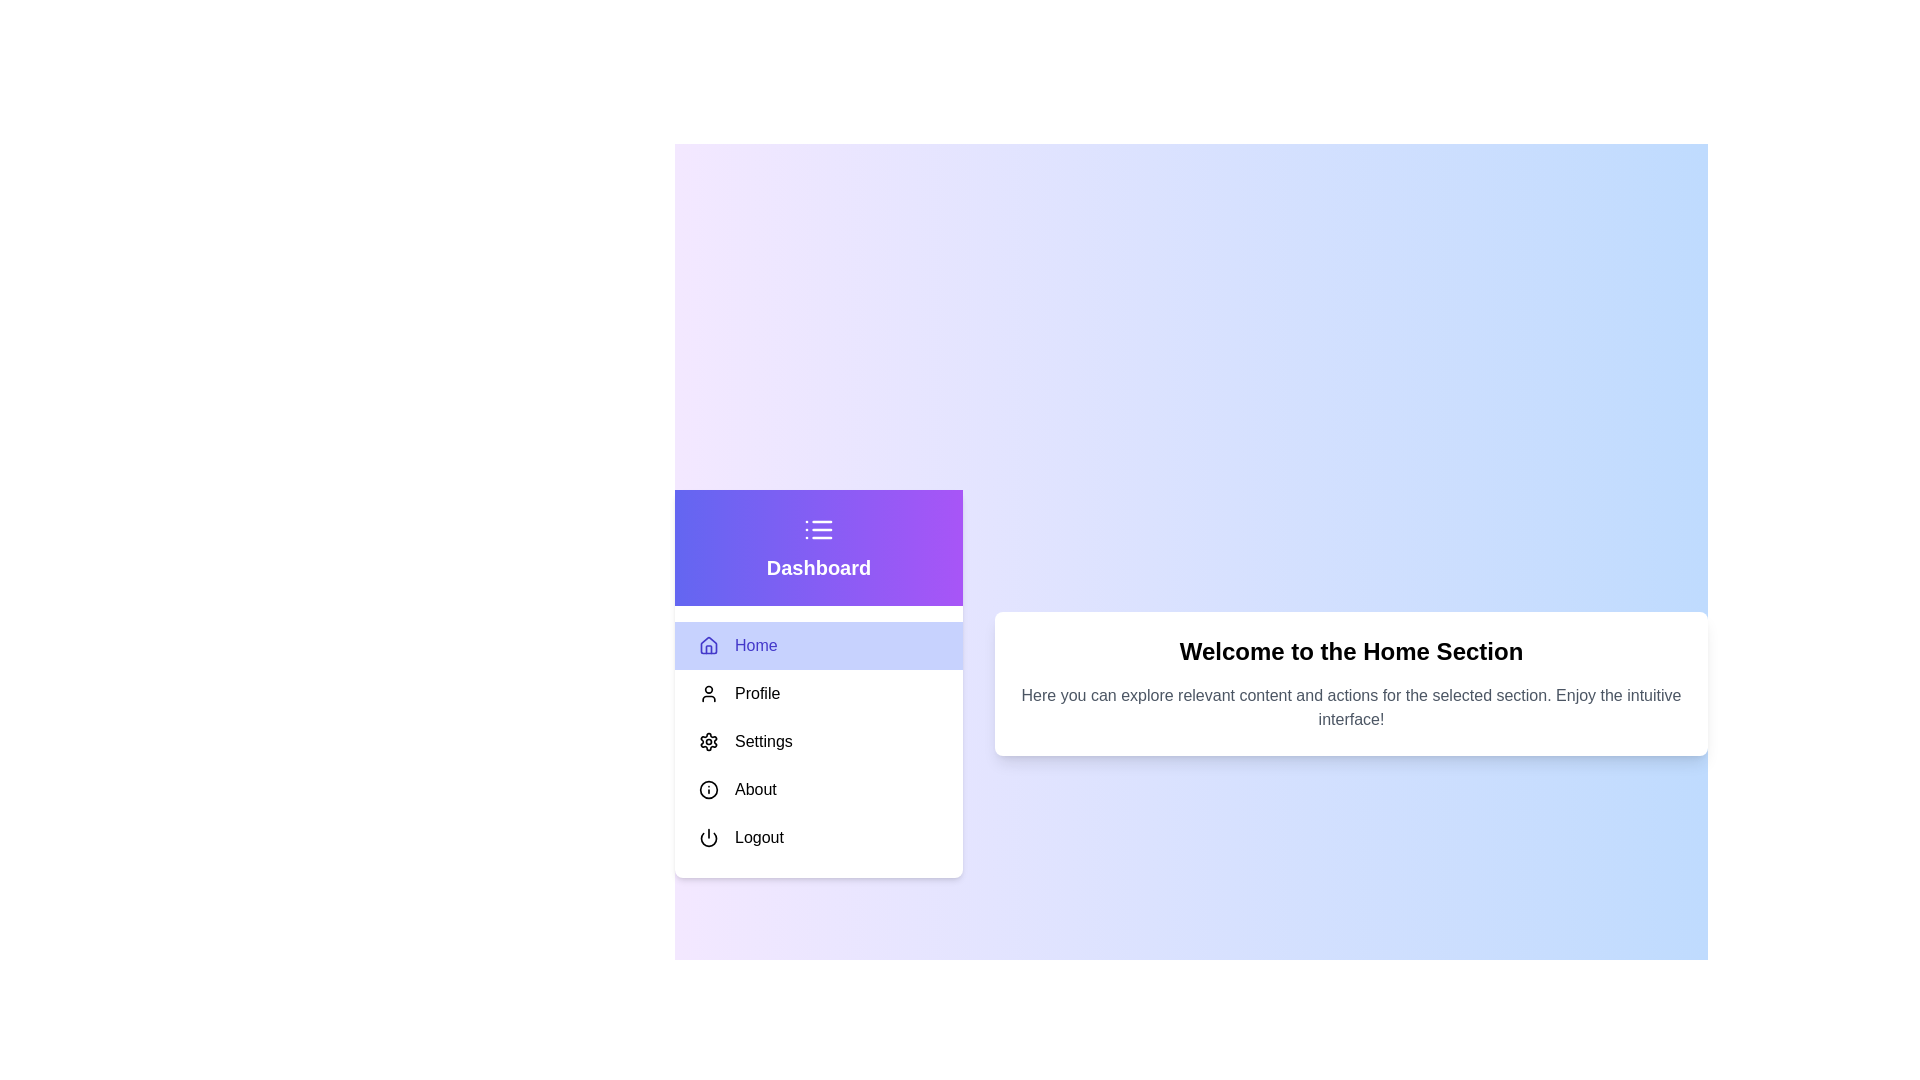  Describe the element at coordinates (819, 741) in the screenshot. I see `the menu item Settings to select it` at that location.